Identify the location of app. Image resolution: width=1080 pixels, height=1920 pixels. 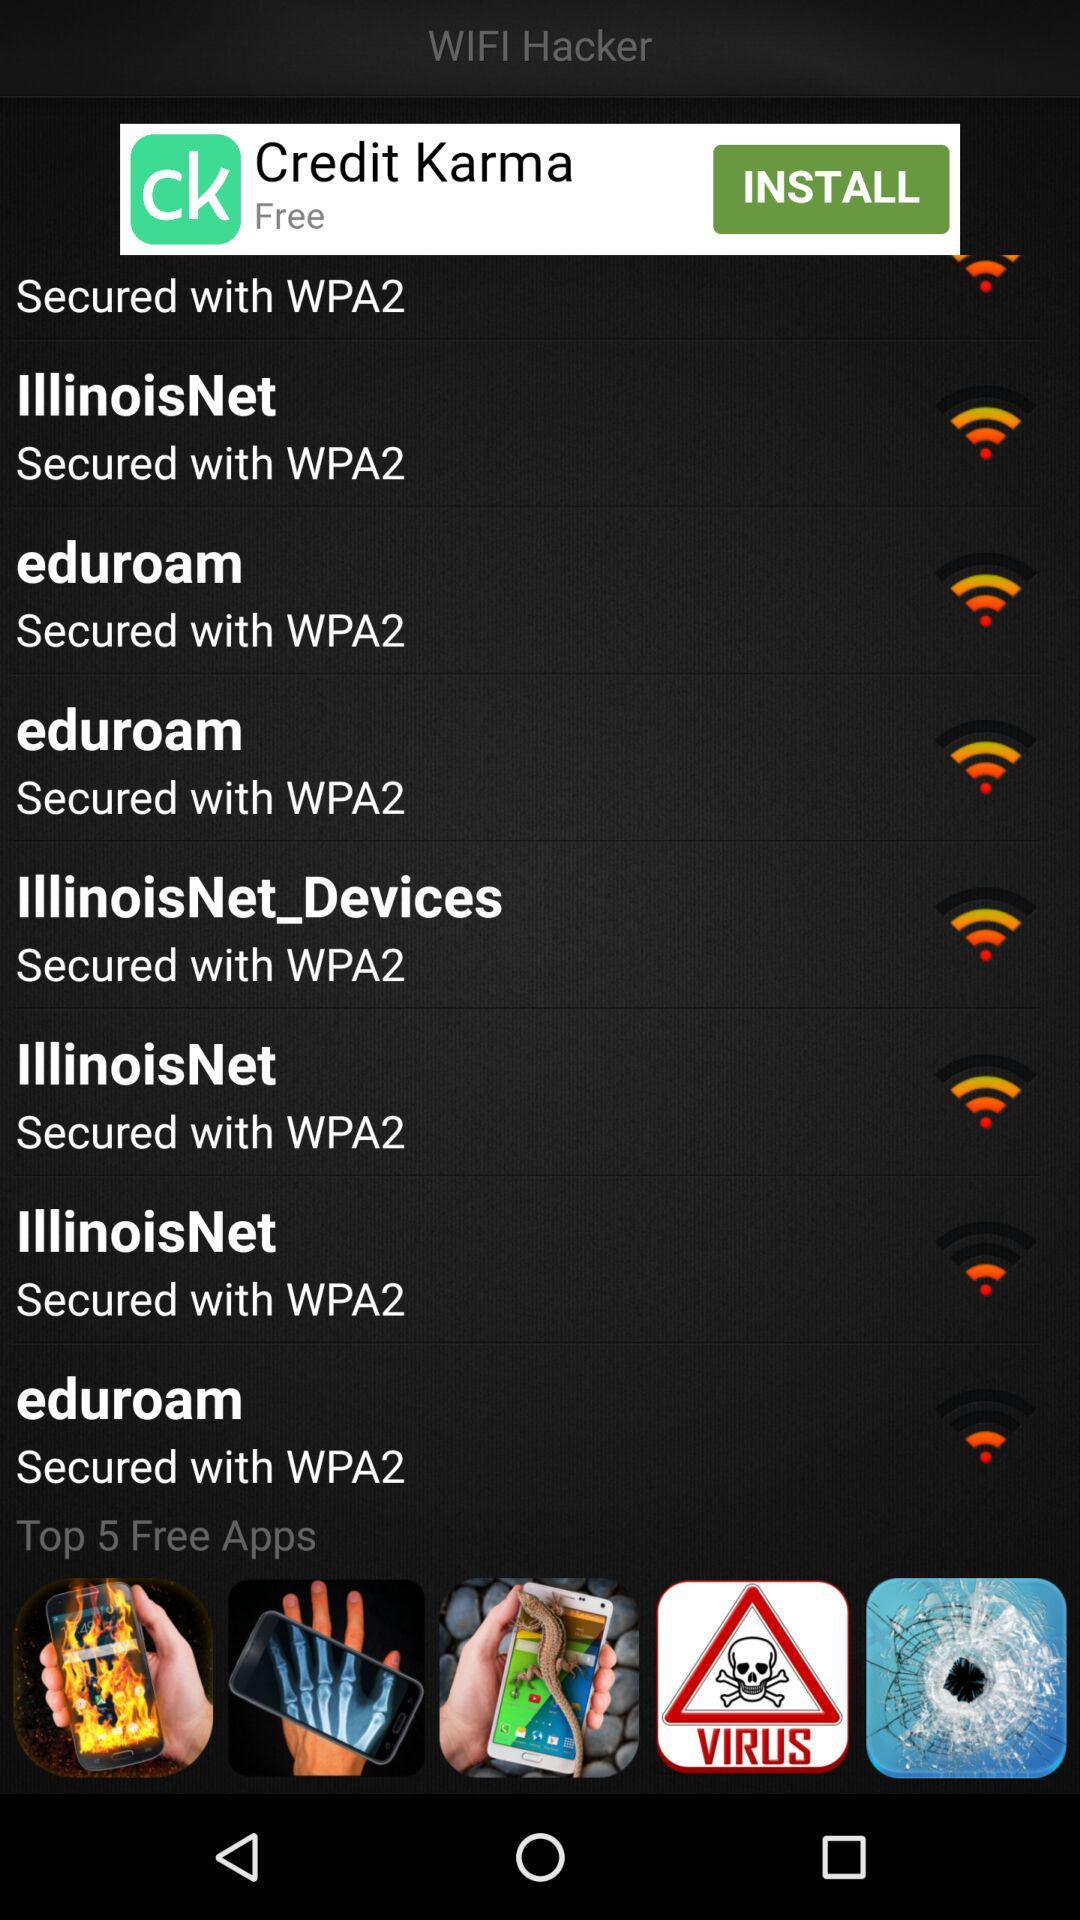
(965, 1678).